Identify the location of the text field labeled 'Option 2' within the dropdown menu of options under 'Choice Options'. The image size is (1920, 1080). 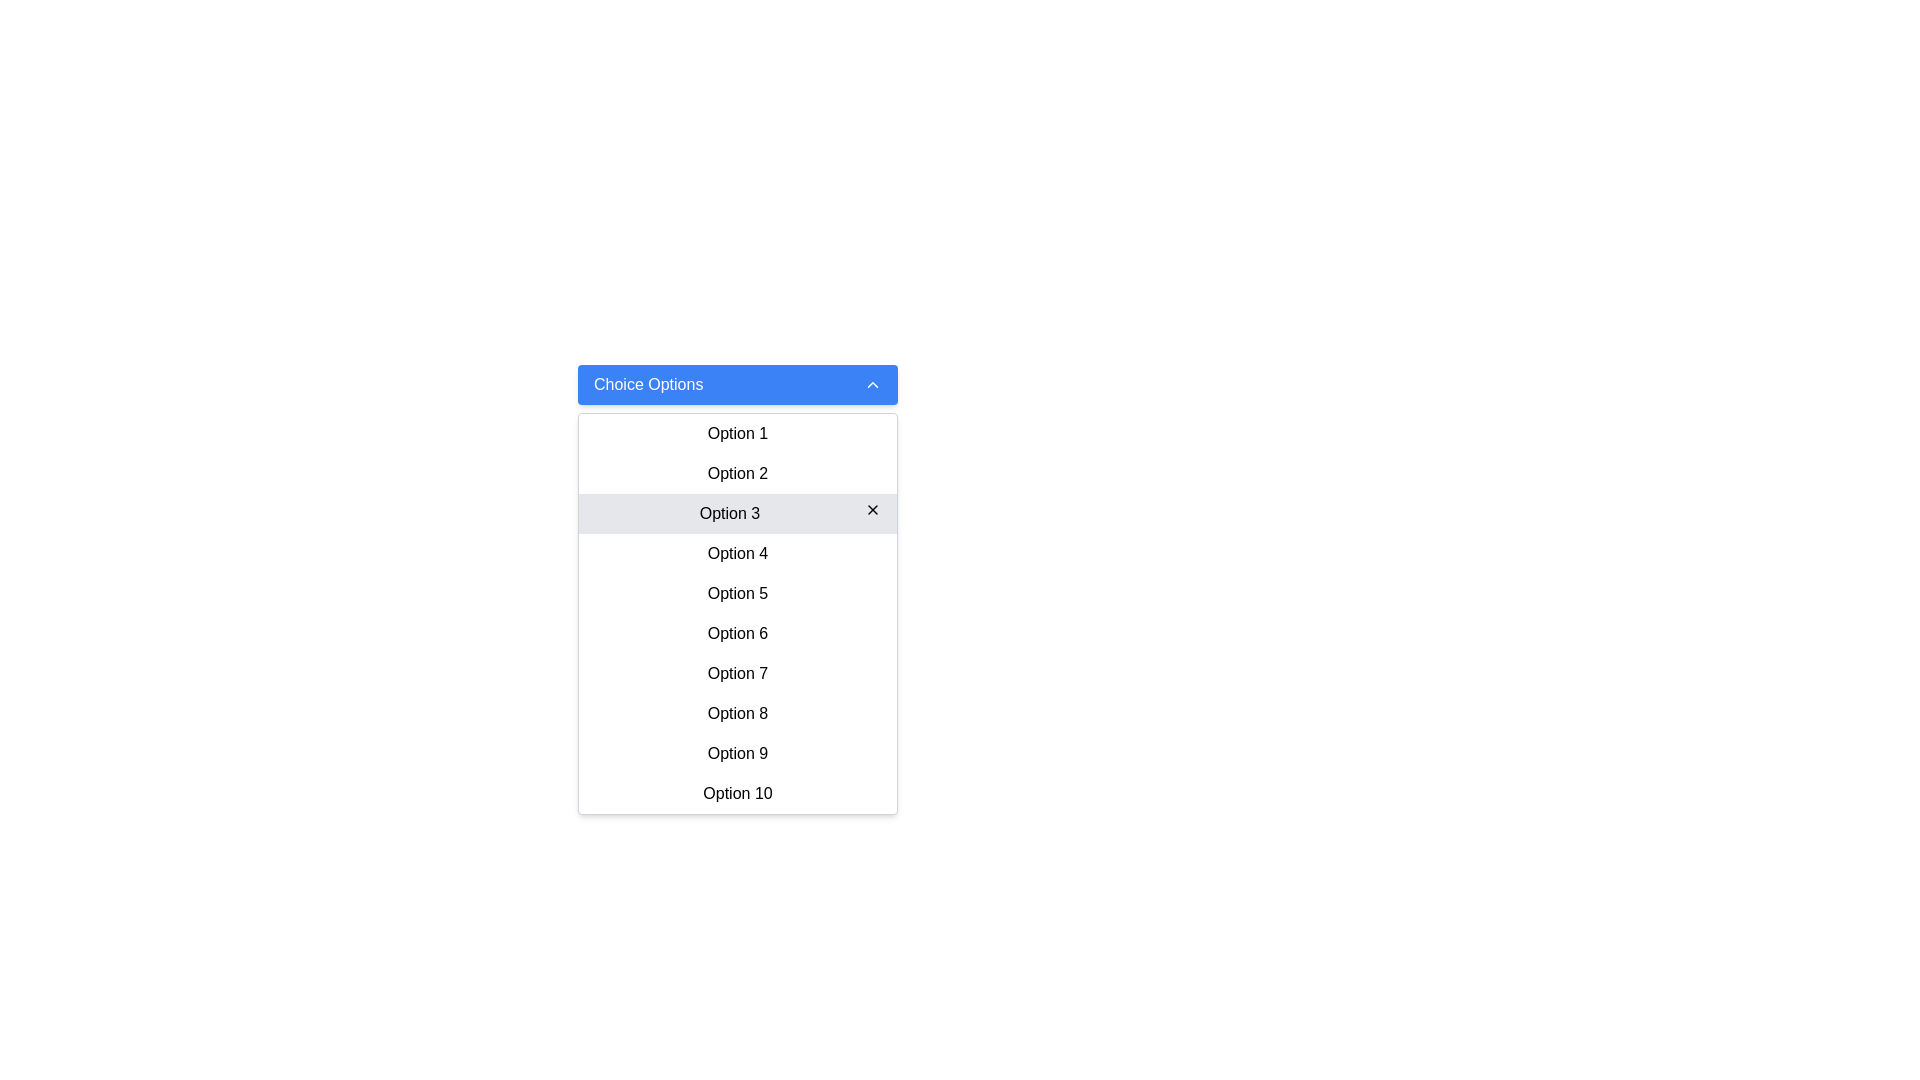
(737, 473).